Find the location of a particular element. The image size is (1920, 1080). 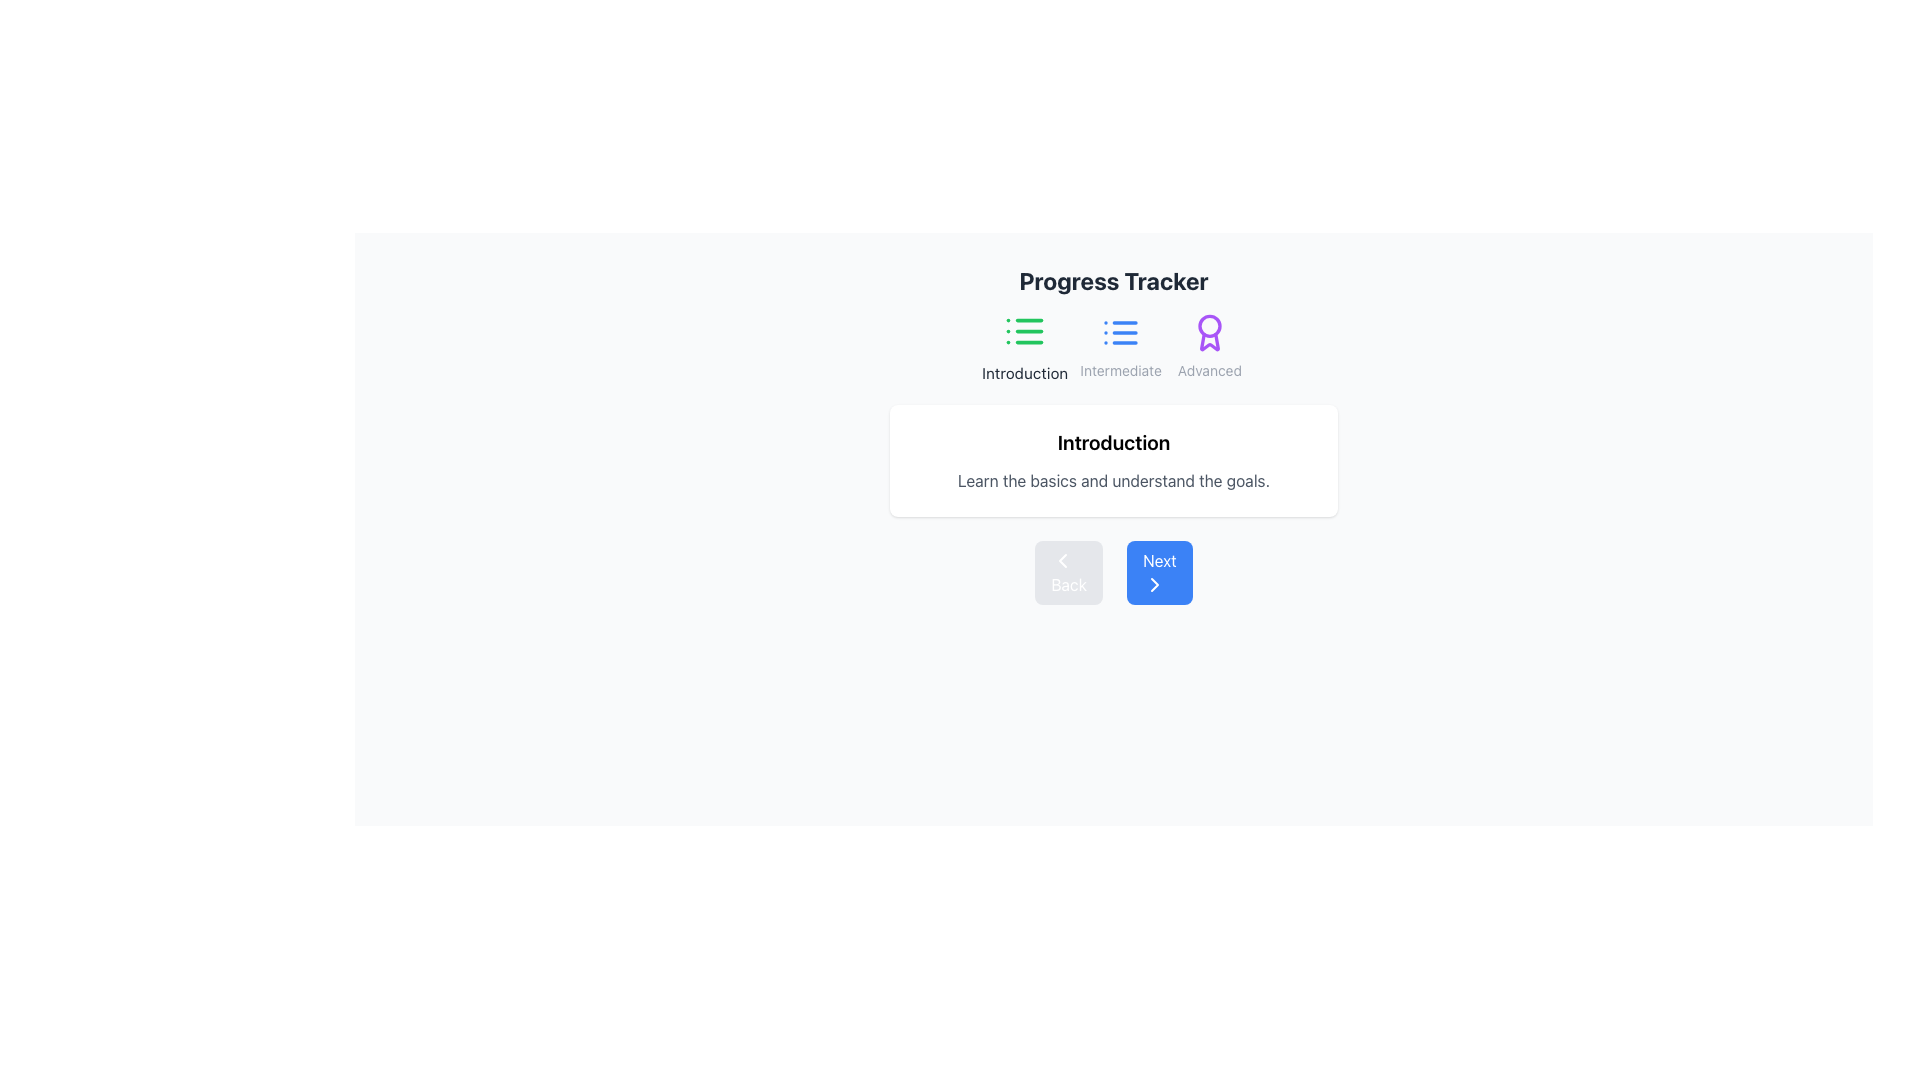

the 'Intermediate' progress stage icon located centrally among the three icons in the 'Progress Tracker' section is located at coordinates (1121, 331).